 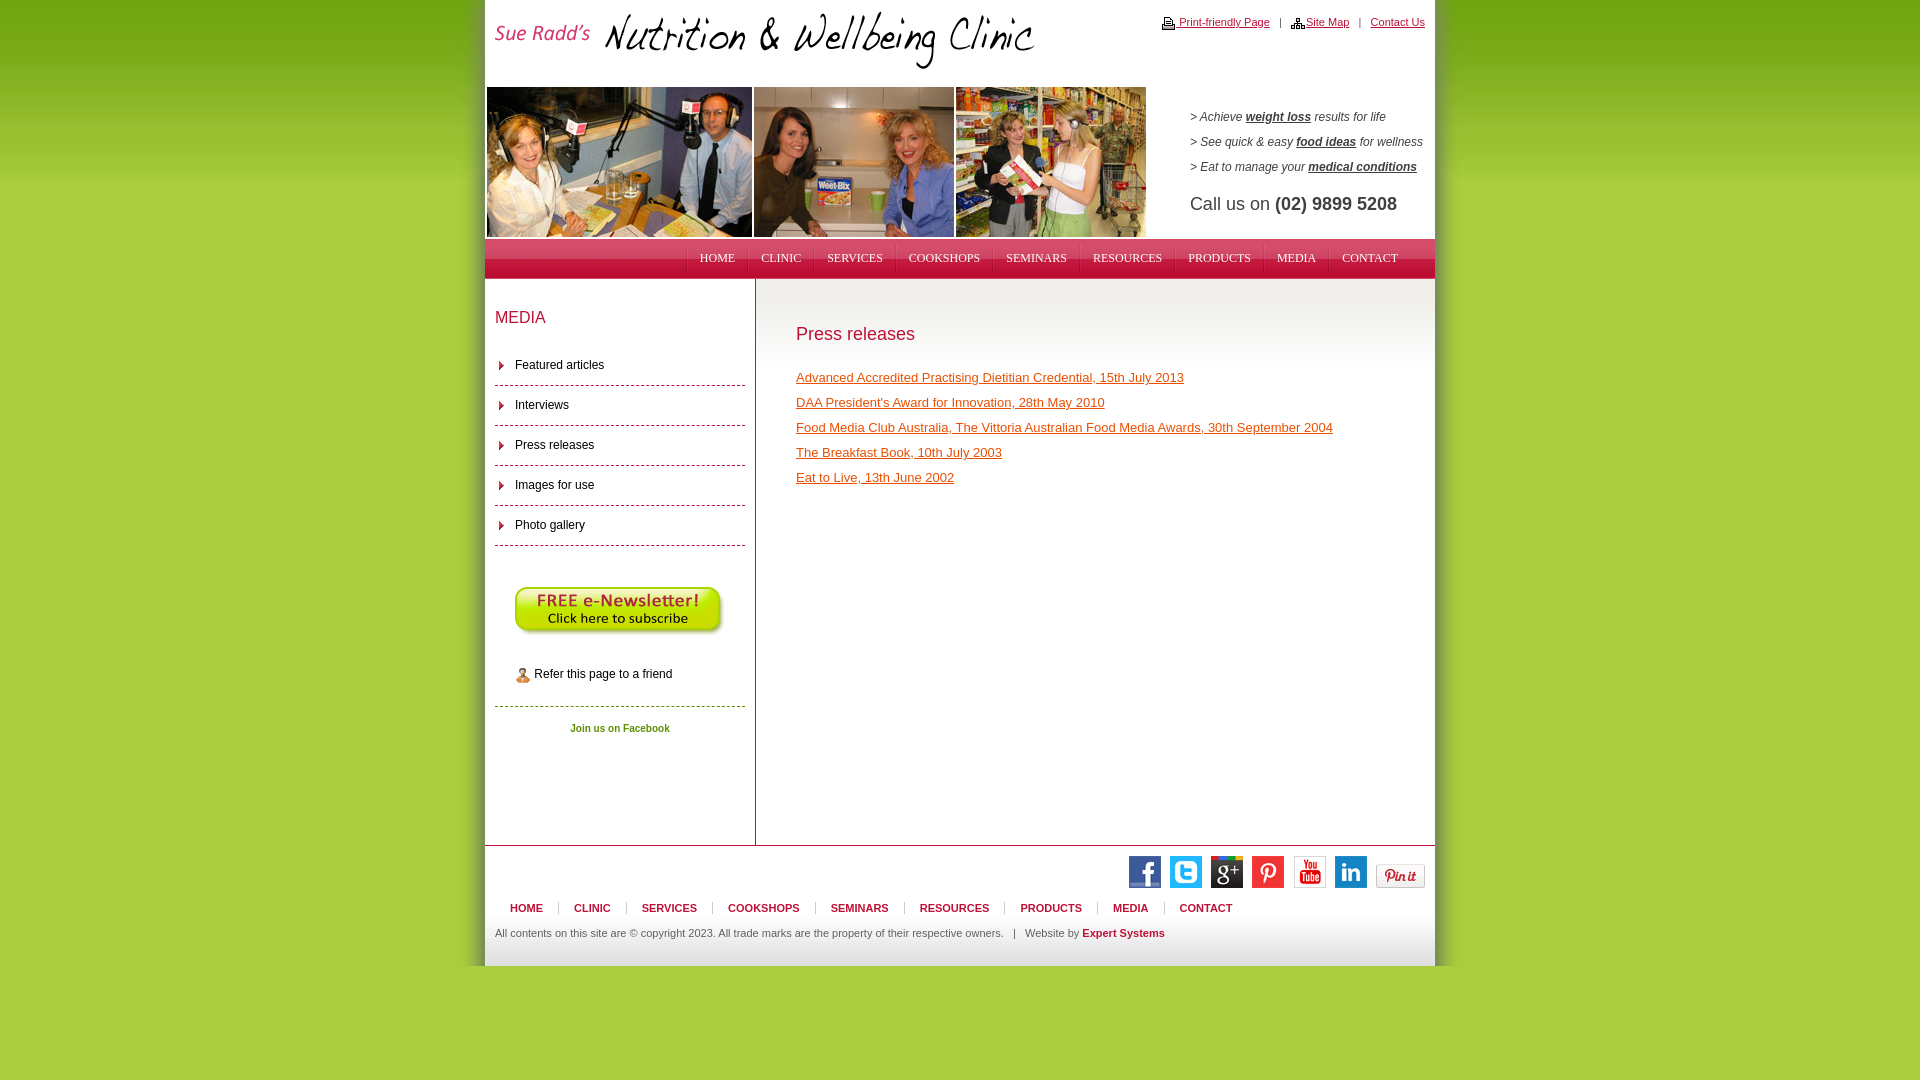 I want to click on 'Expert Systems', so click(x=1123, y=933).